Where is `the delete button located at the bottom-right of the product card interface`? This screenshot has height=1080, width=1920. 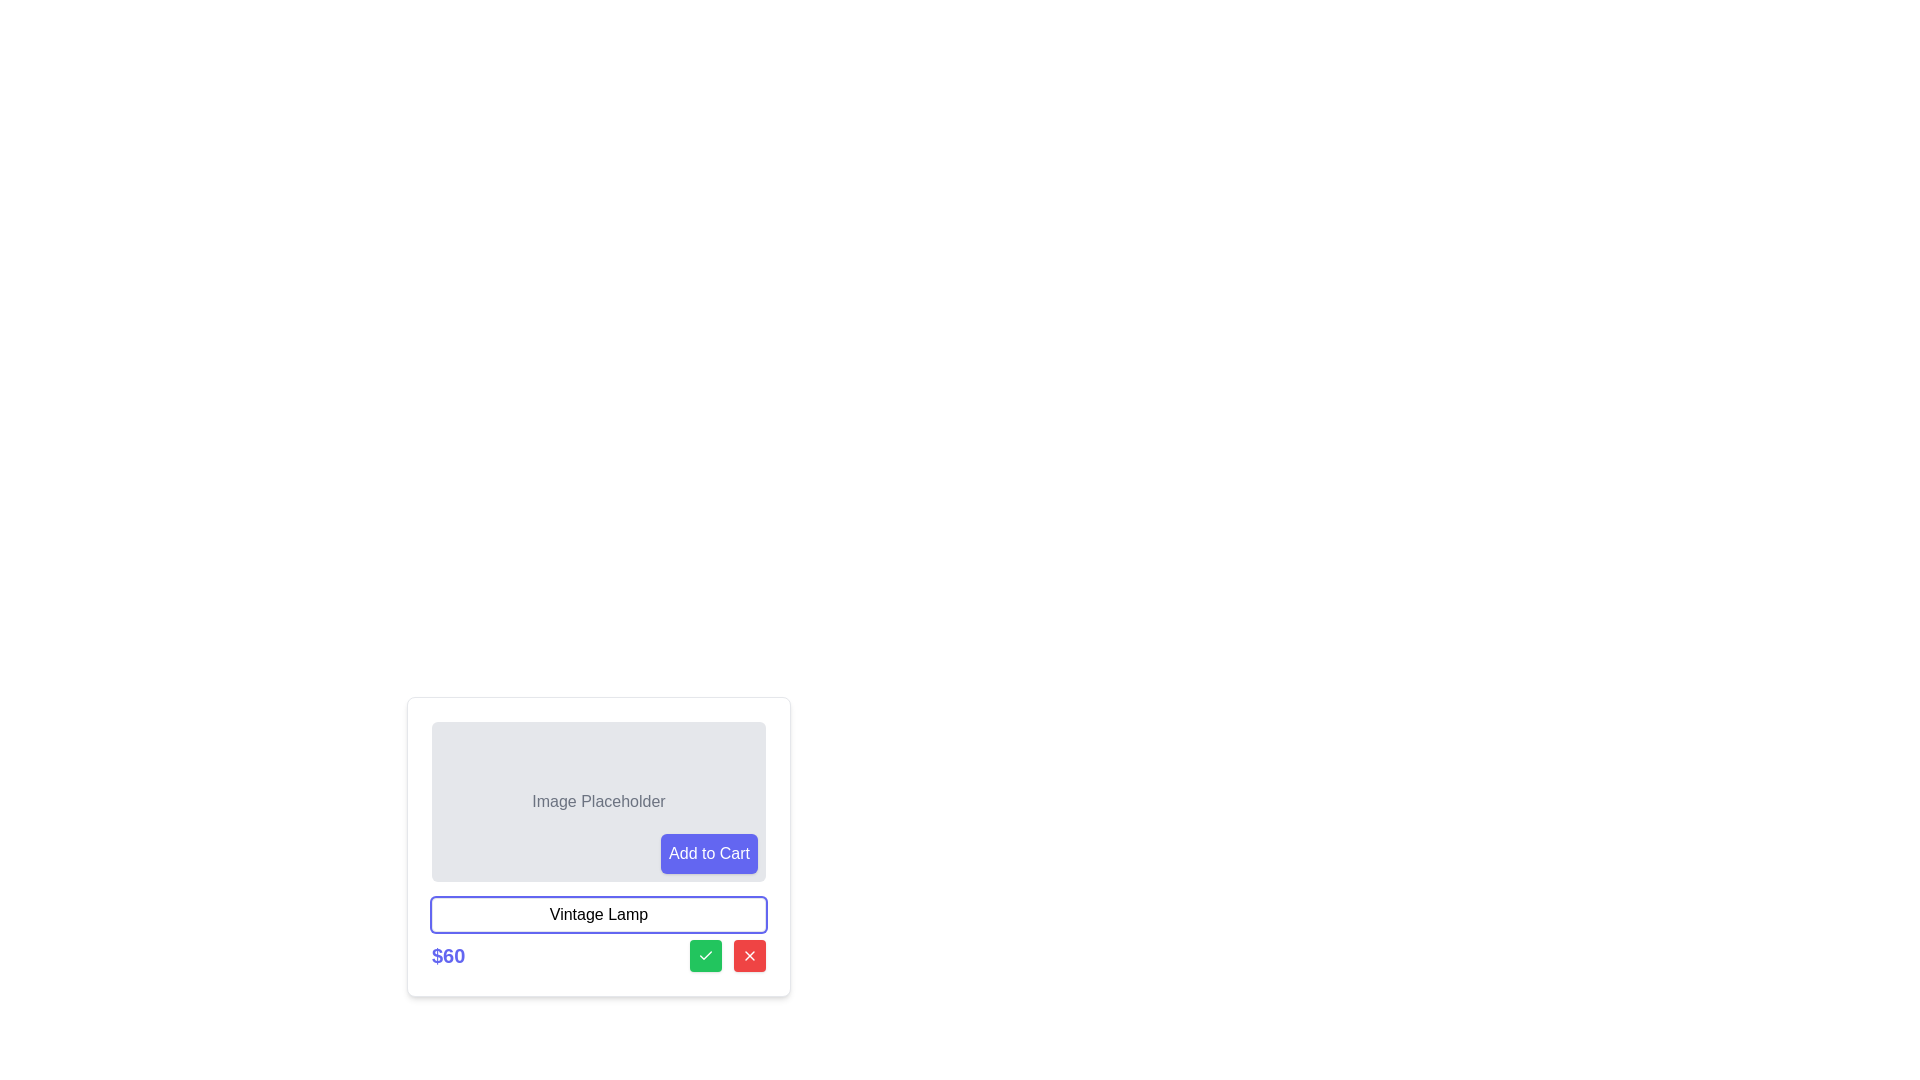
the delete button located at the bottom-right of the product card interface is located at coordinates (748, 955).